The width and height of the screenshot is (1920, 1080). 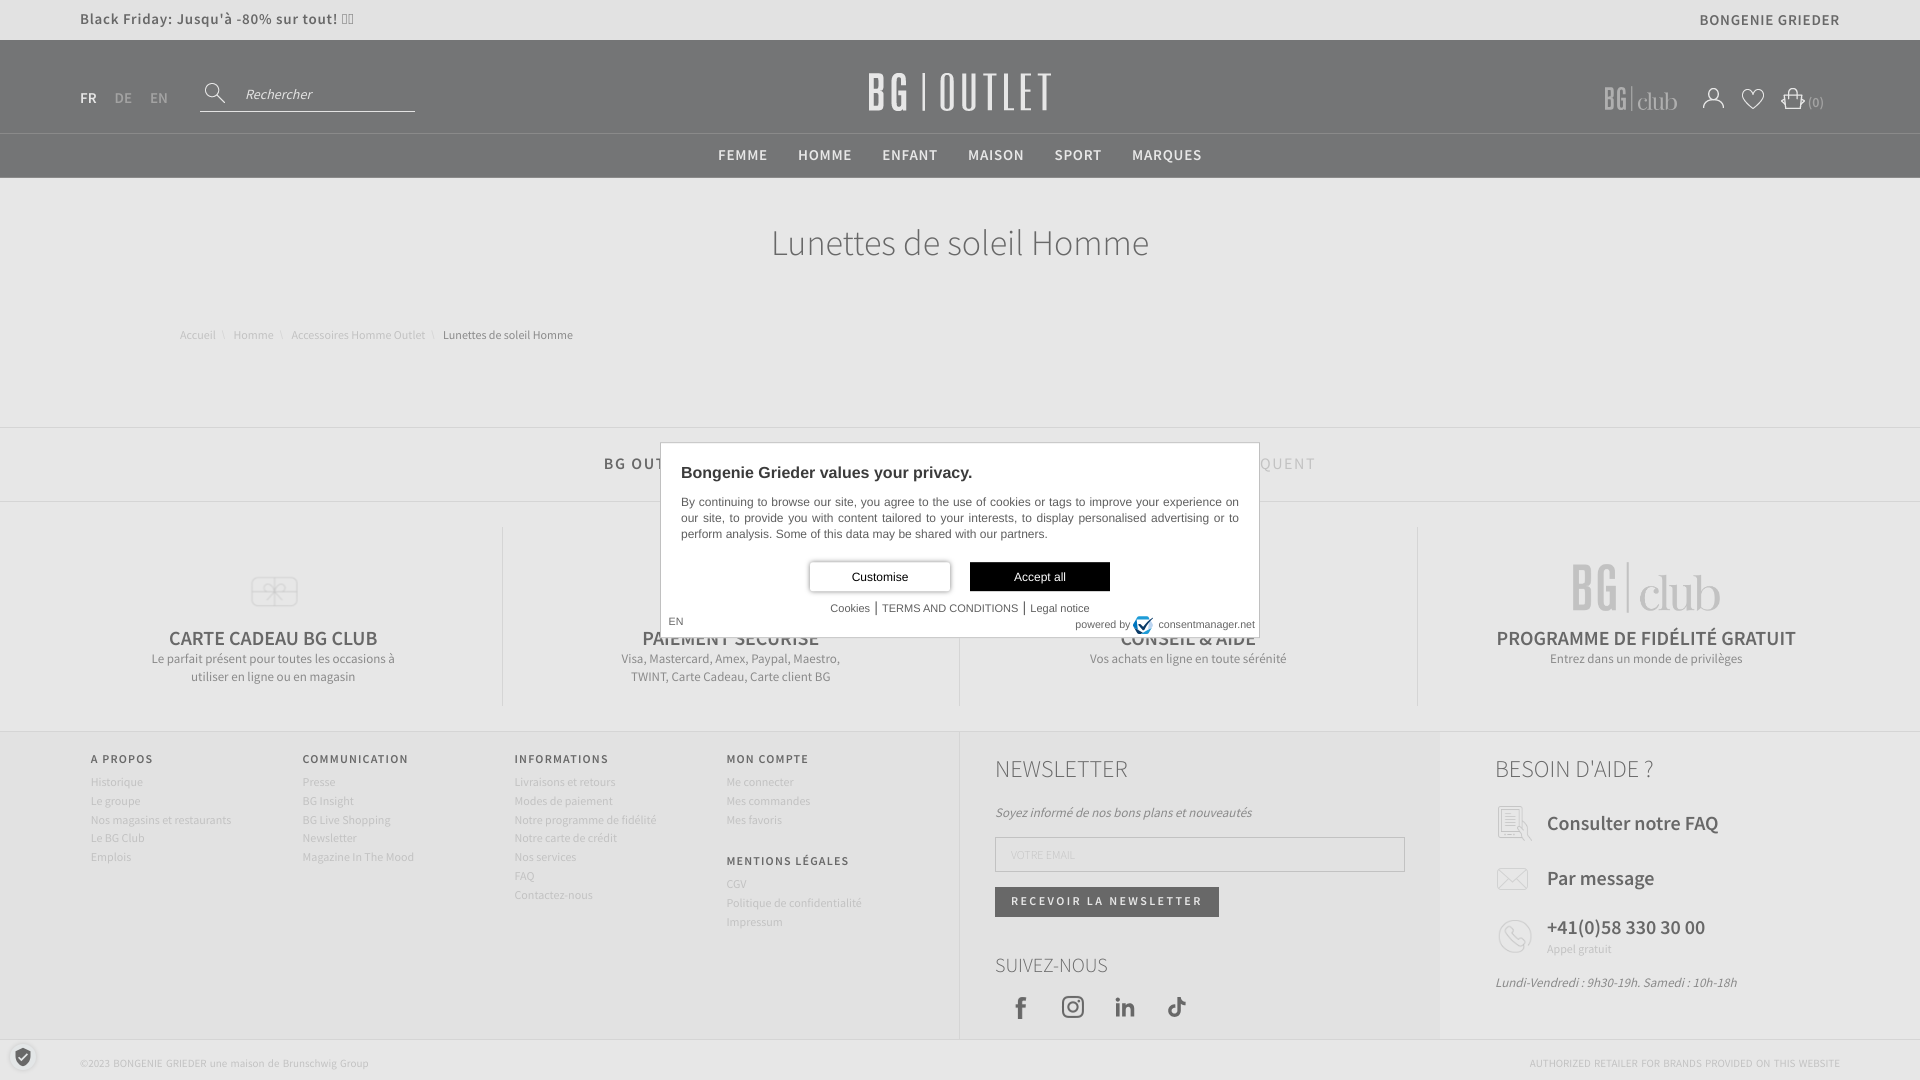 I want to click on 'BONGENIE GRIEDER', so click(x=1770, y=19).